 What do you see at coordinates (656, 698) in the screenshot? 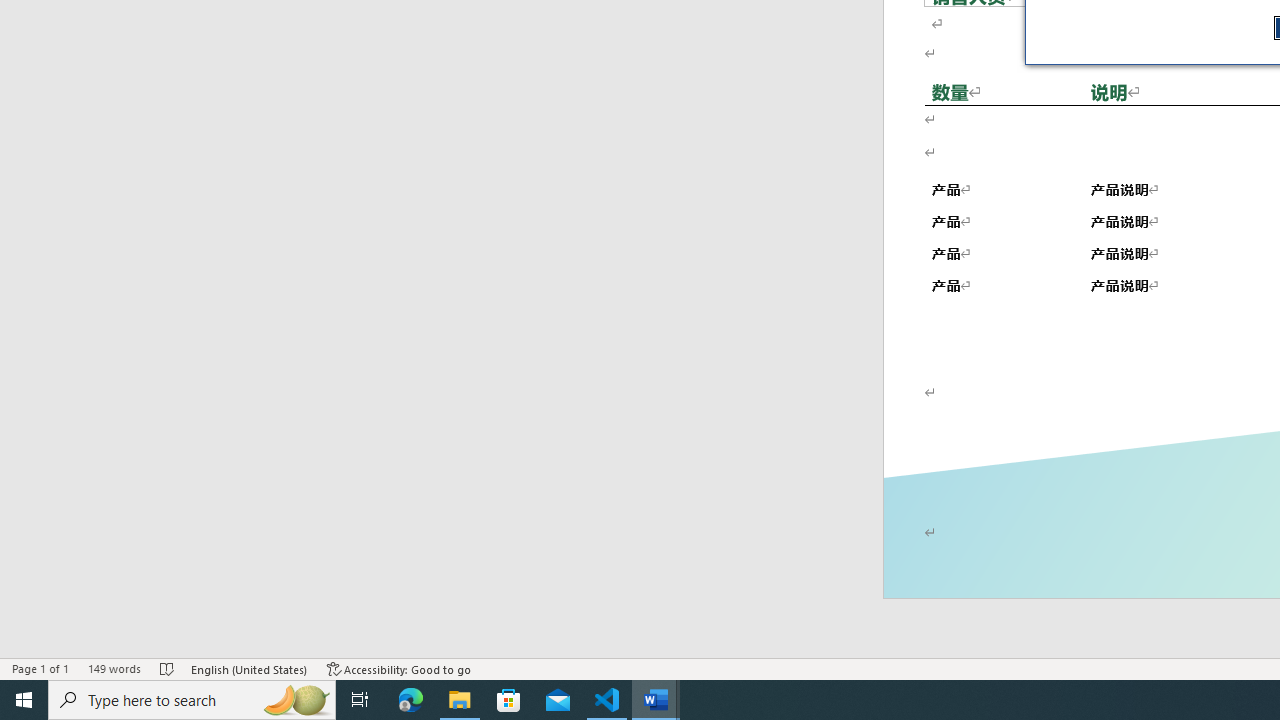
I see `'Word - 2 running windows'` at bounding box center [656, 698].